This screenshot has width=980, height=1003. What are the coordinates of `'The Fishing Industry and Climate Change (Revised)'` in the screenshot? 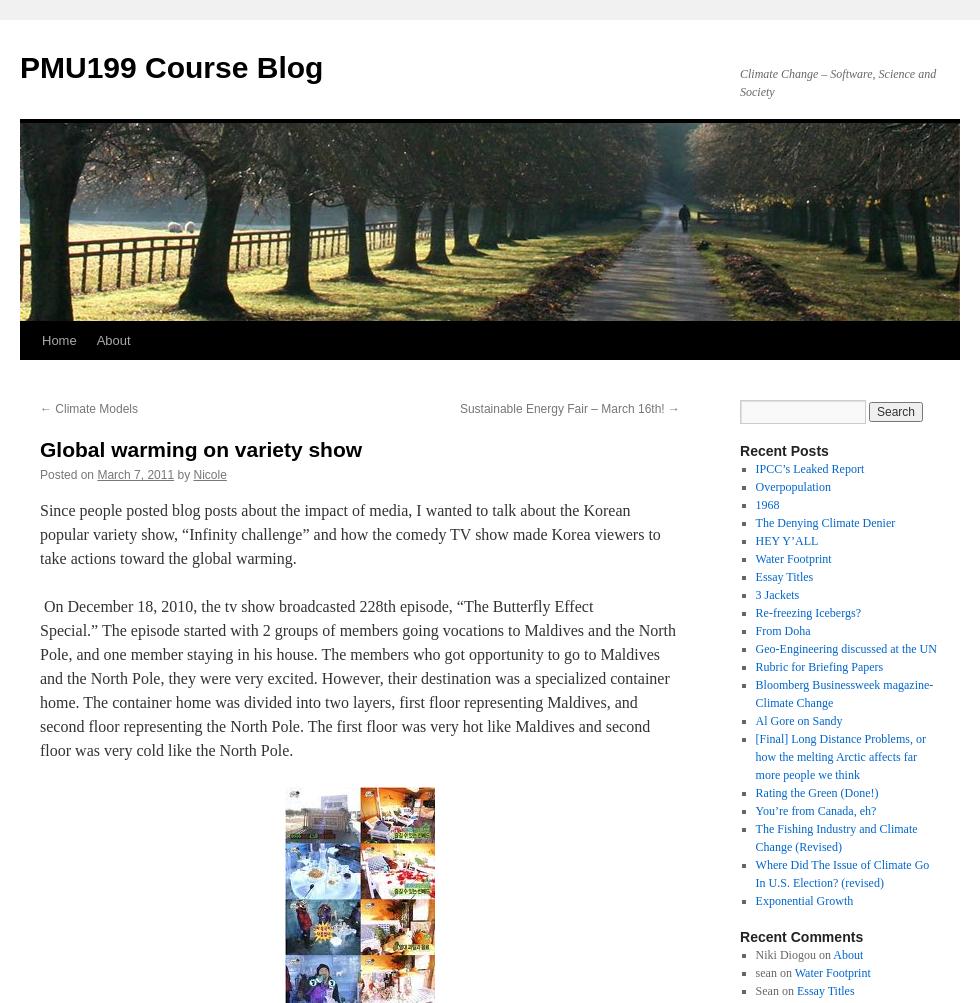 It's located at (836, 838).